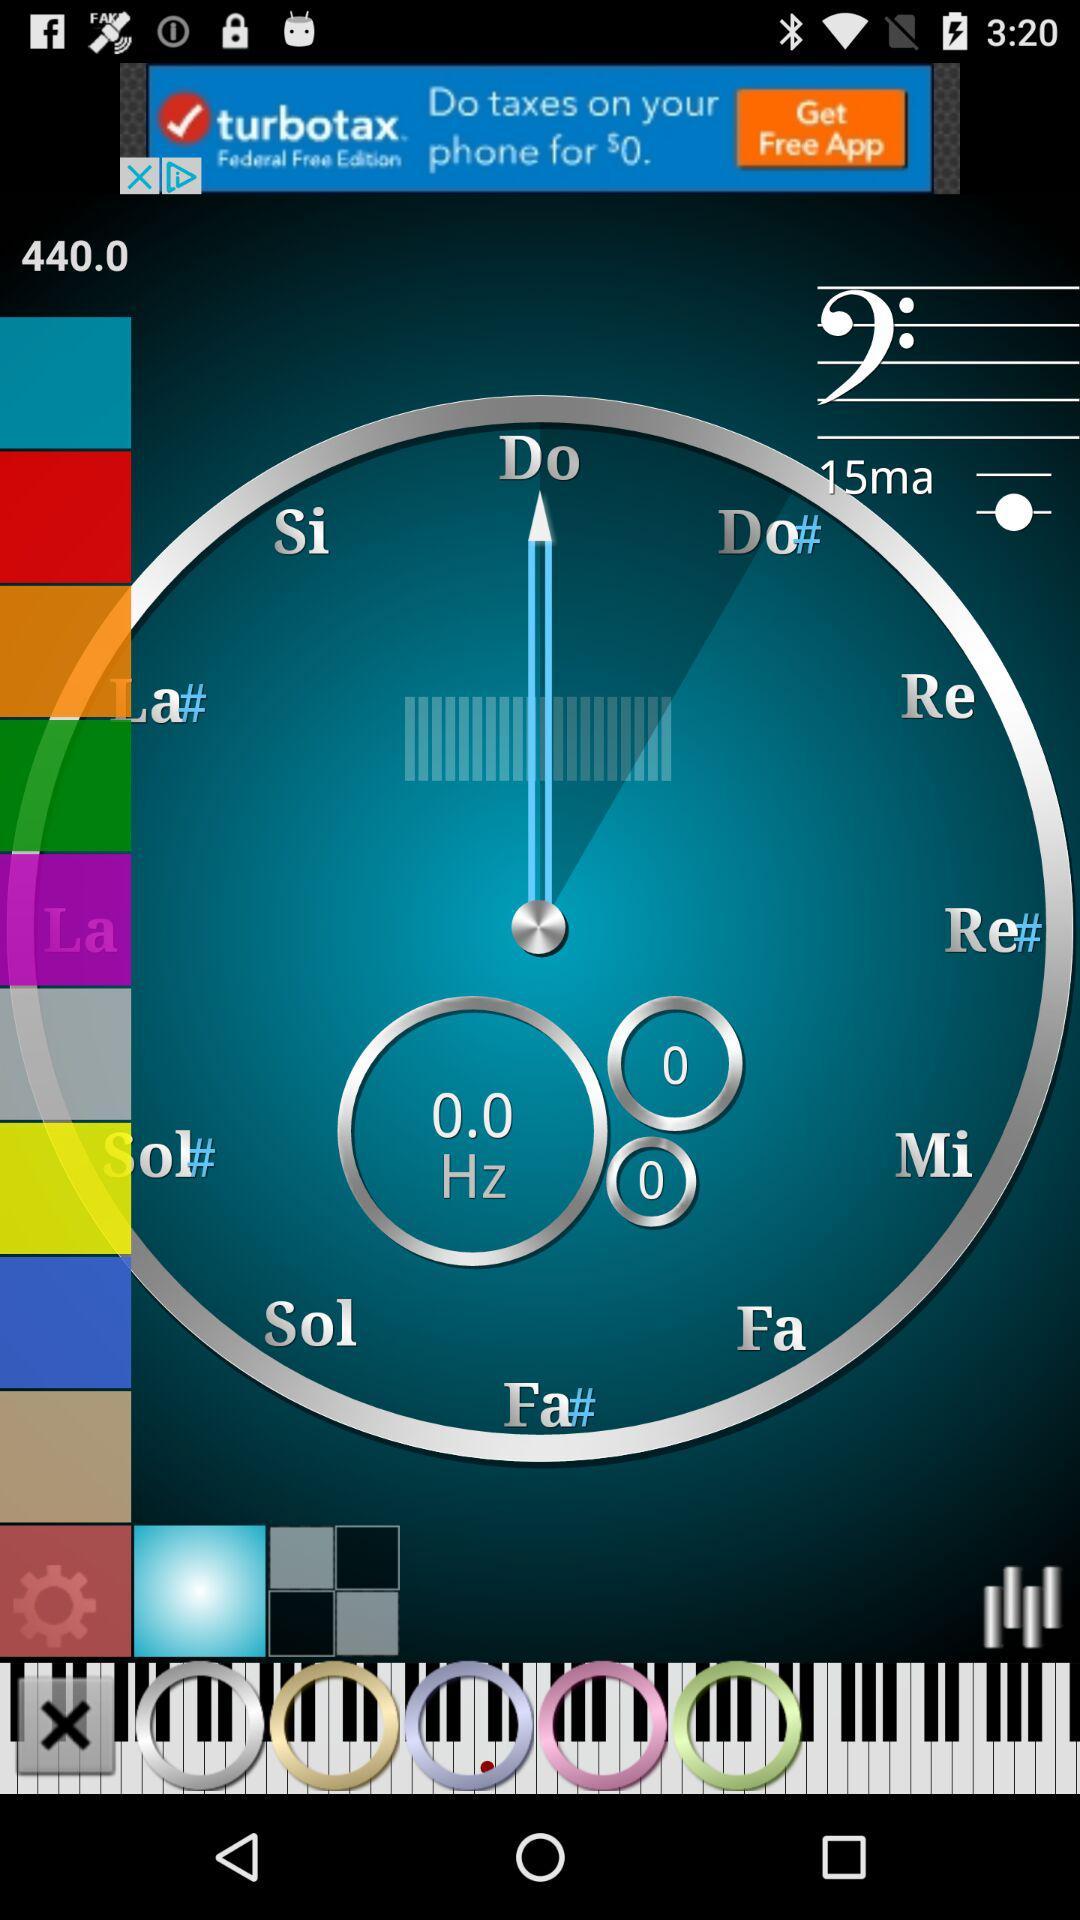 The image size is (1080, 1920). I want to click on change color scheme, so click(64, 1322).